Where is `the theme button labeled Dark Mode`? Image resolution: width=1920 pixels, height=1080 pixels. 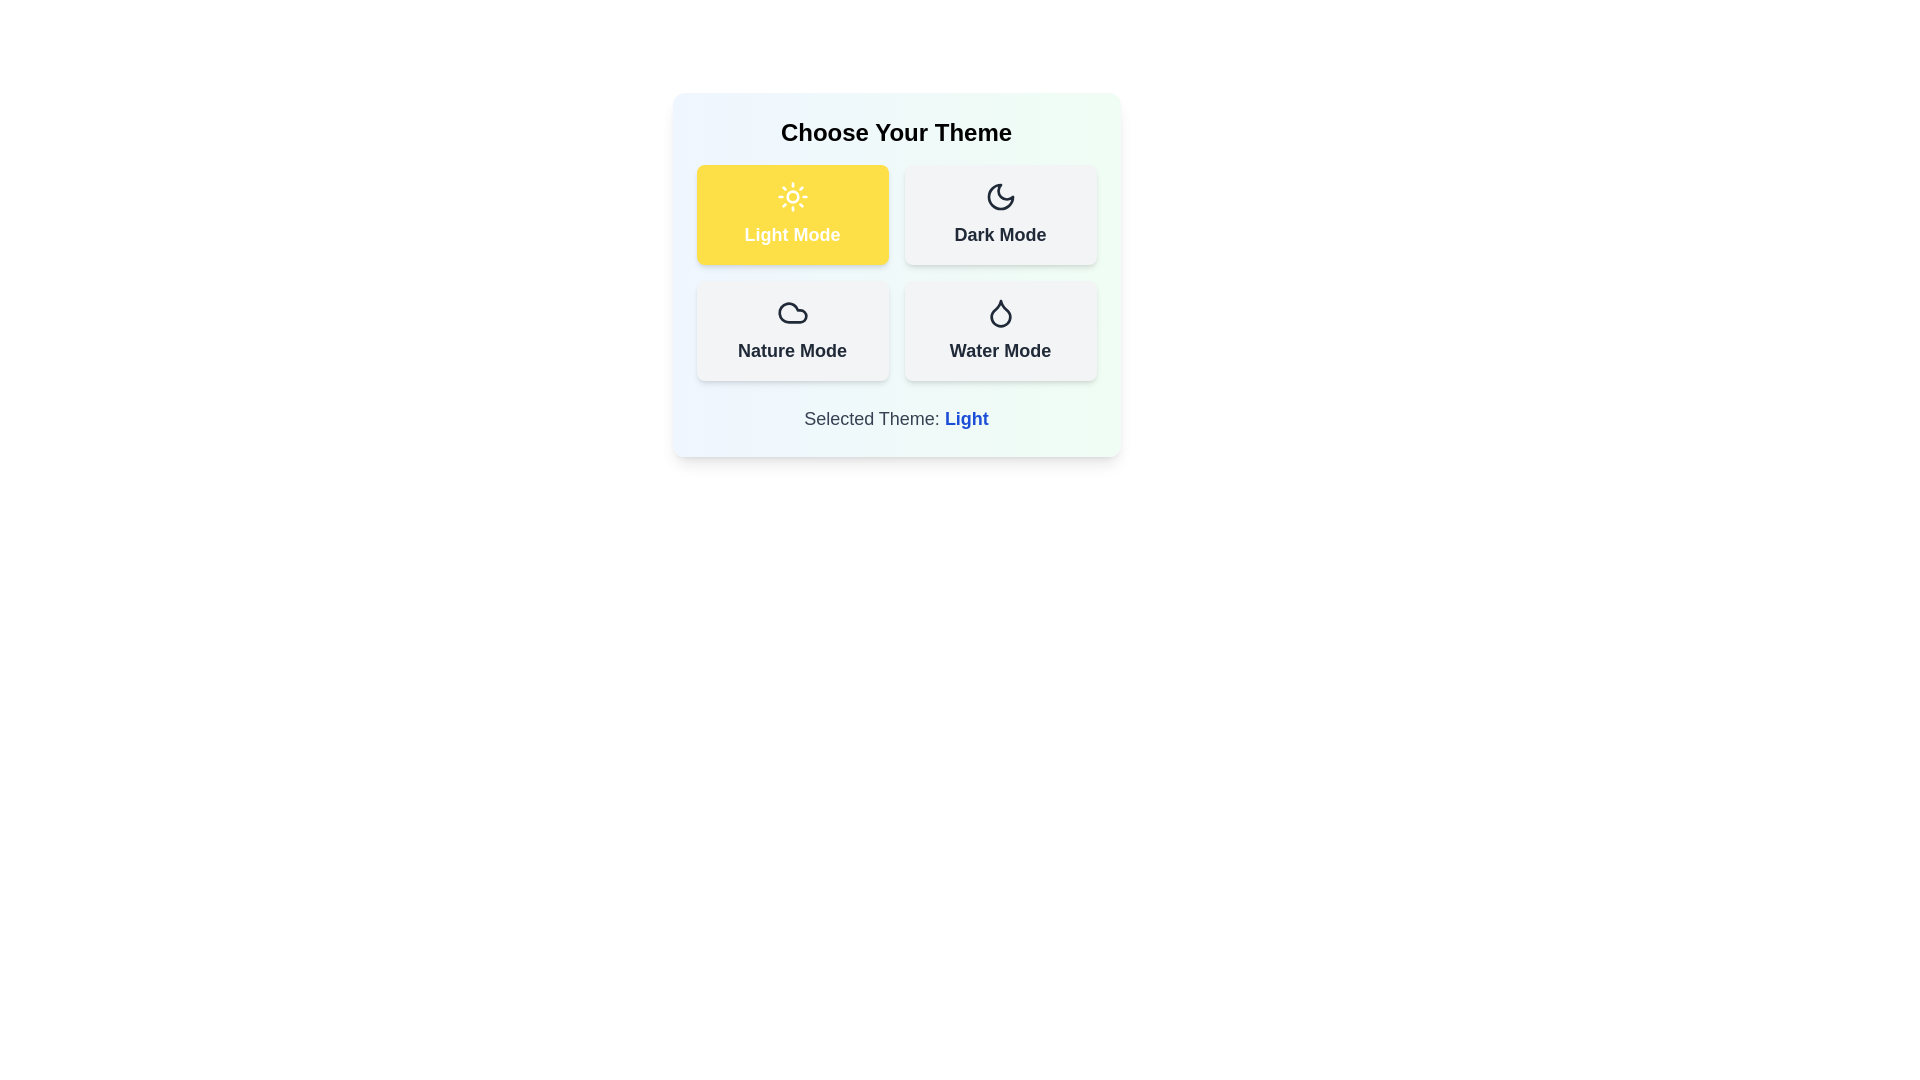 the theme button labeled Dark Mode is located at coordinates (1000, 215).